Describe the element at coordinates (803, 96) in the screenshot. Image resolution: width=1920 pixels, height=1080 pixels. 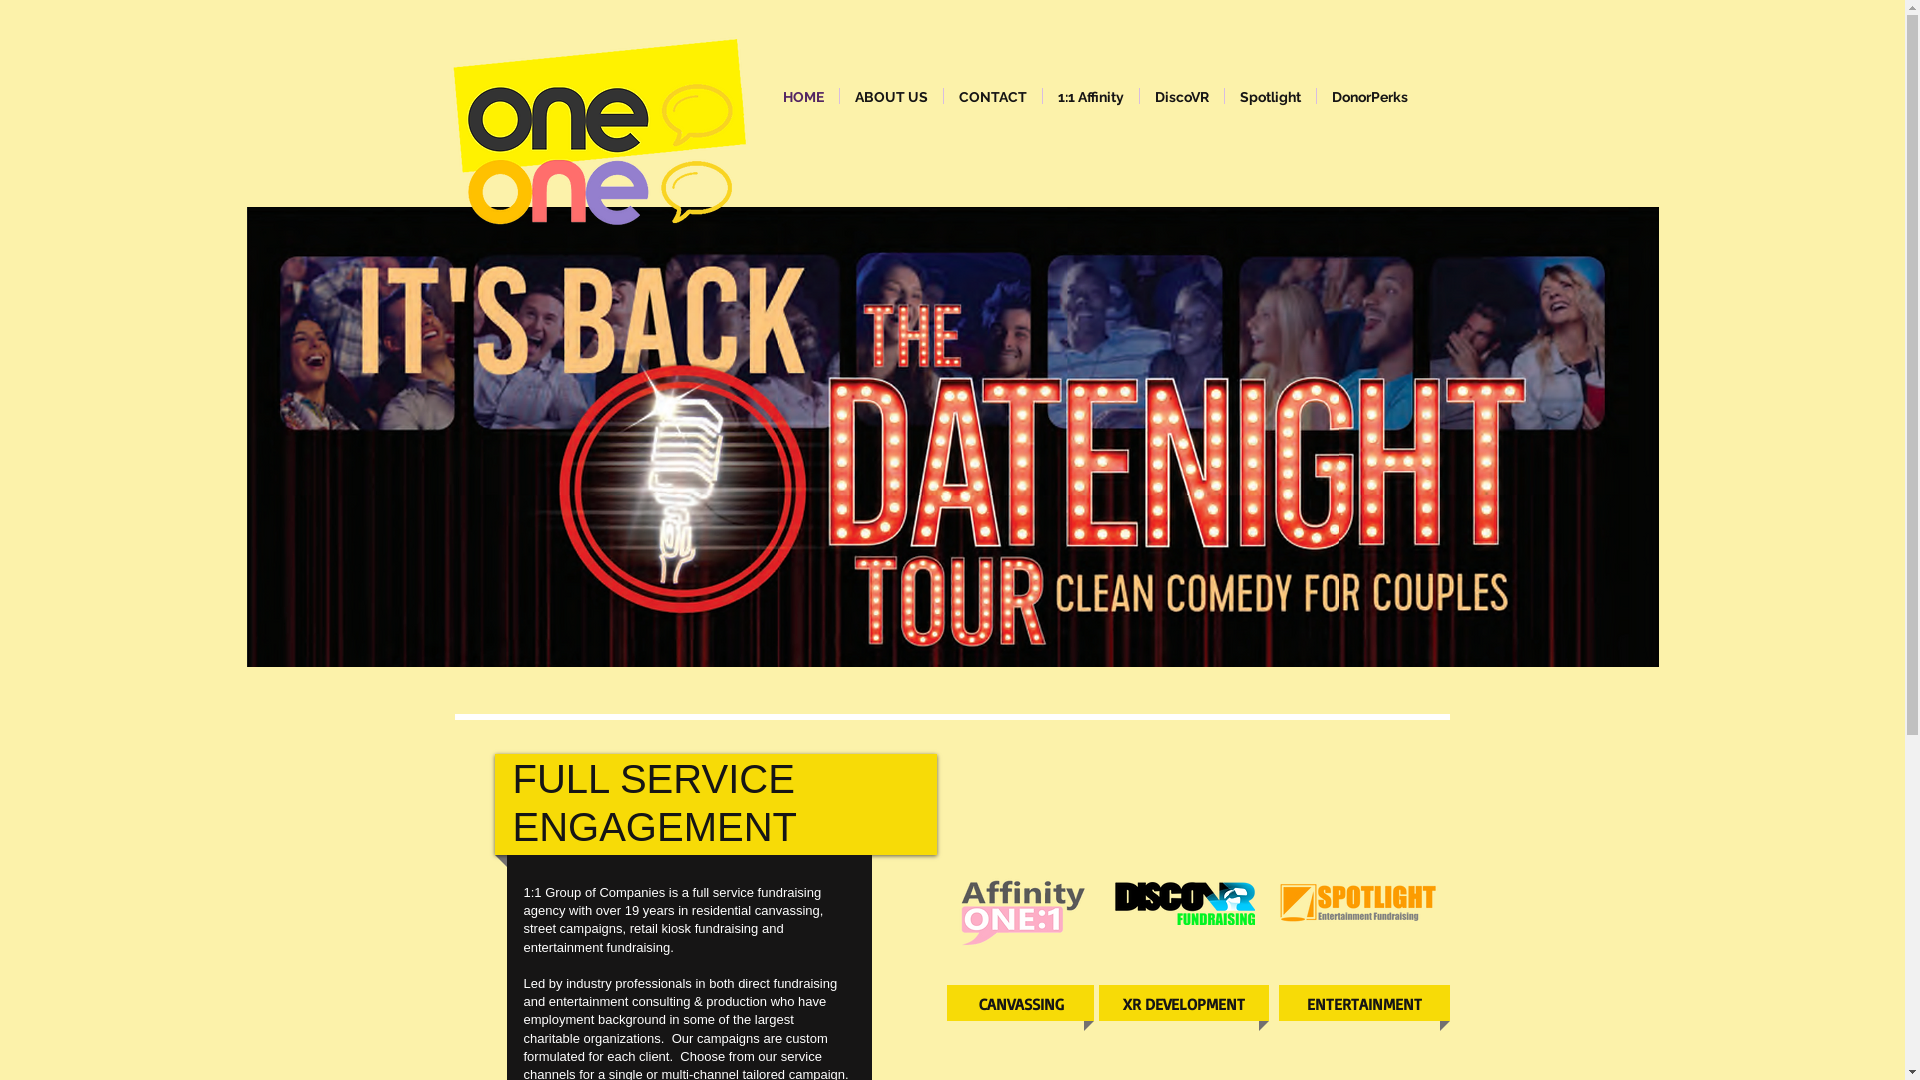
I see `'HOME'` at that location.